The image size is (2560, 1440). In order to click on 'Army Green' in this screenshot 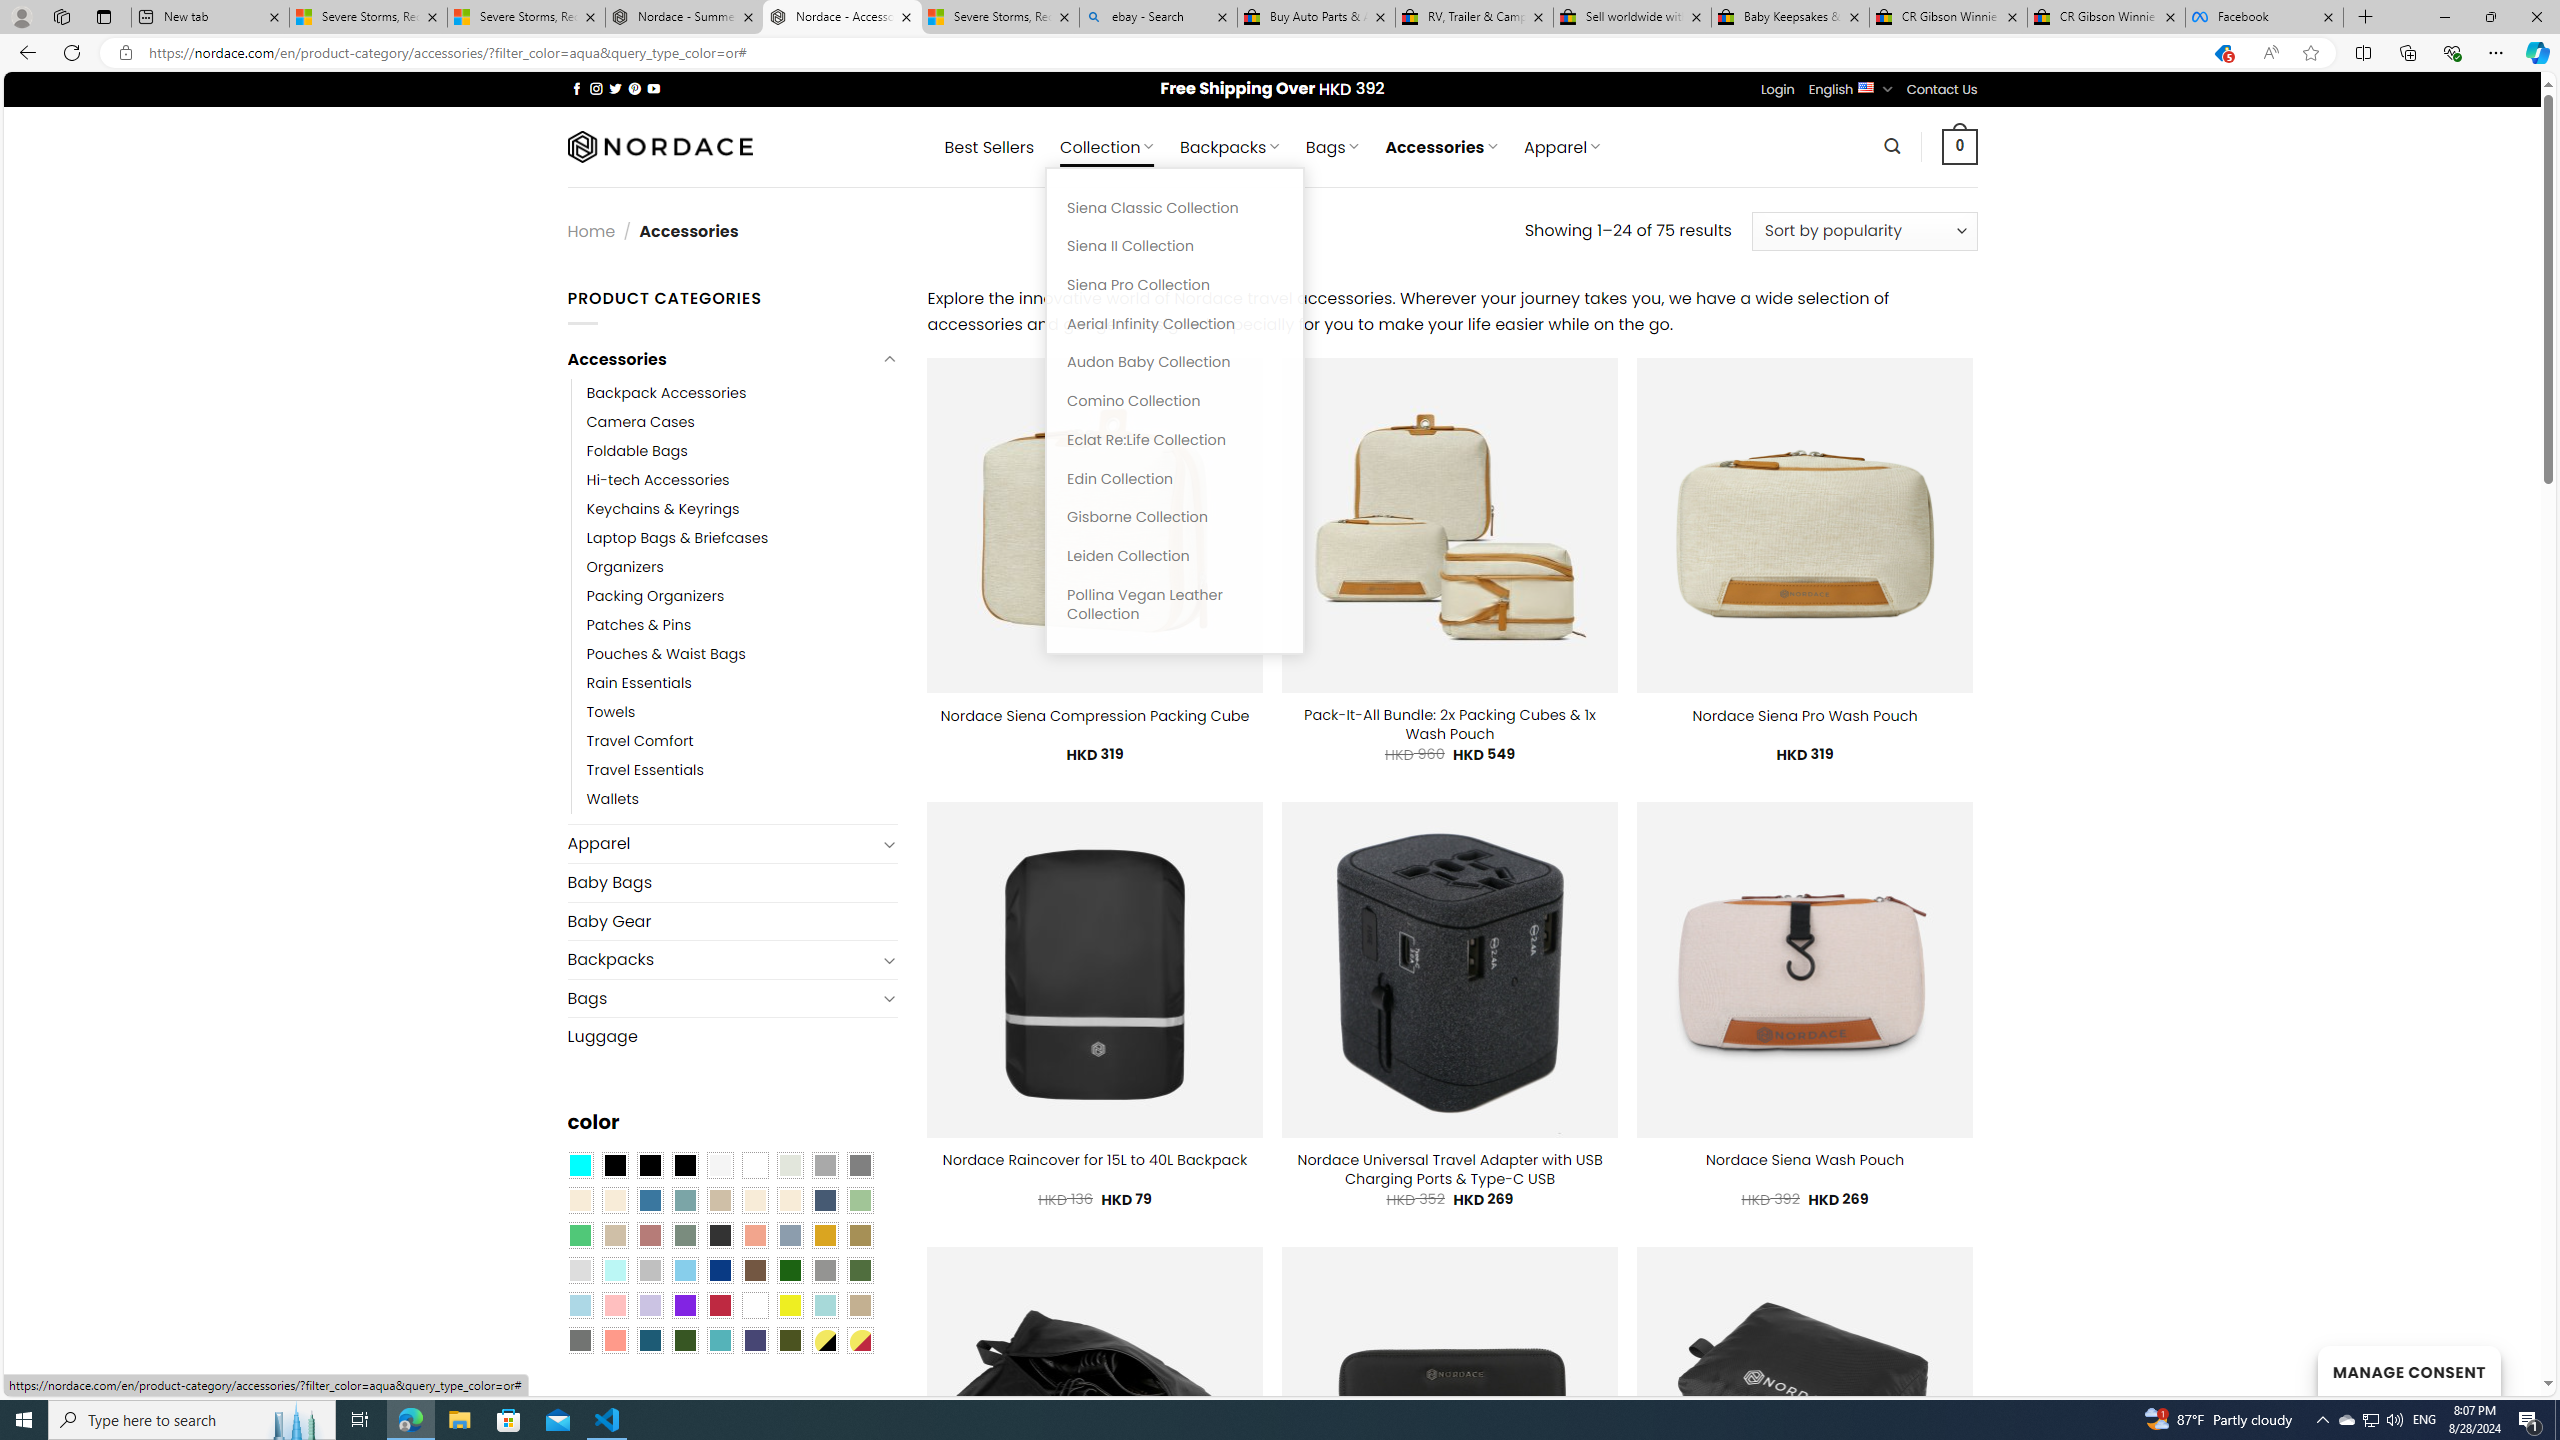, I will do `click(790, 1340)`.